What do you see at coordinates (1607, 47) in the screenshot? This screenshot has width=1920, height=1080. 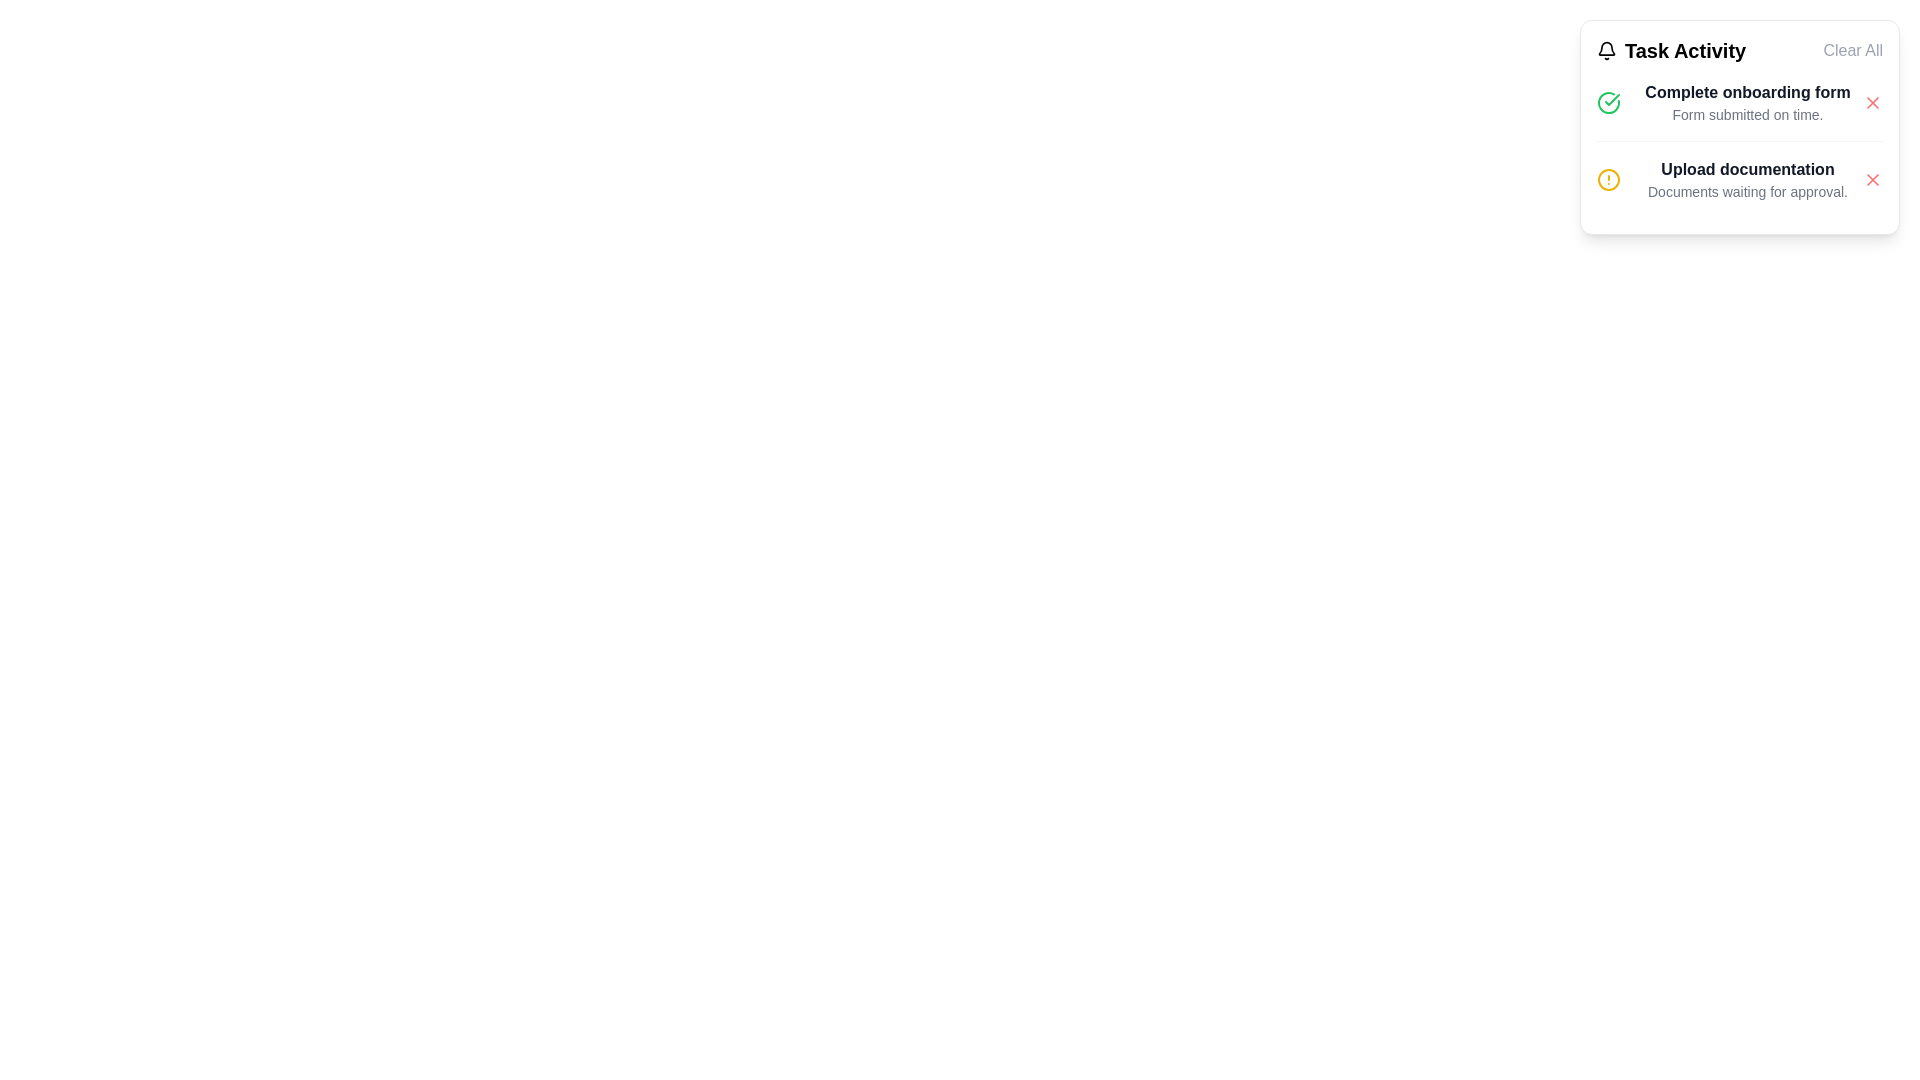 I see `the decorative graphic of the bell icon located in the top-left corner of the 'Task Activity' panel` at bounding box center [1607, 47].